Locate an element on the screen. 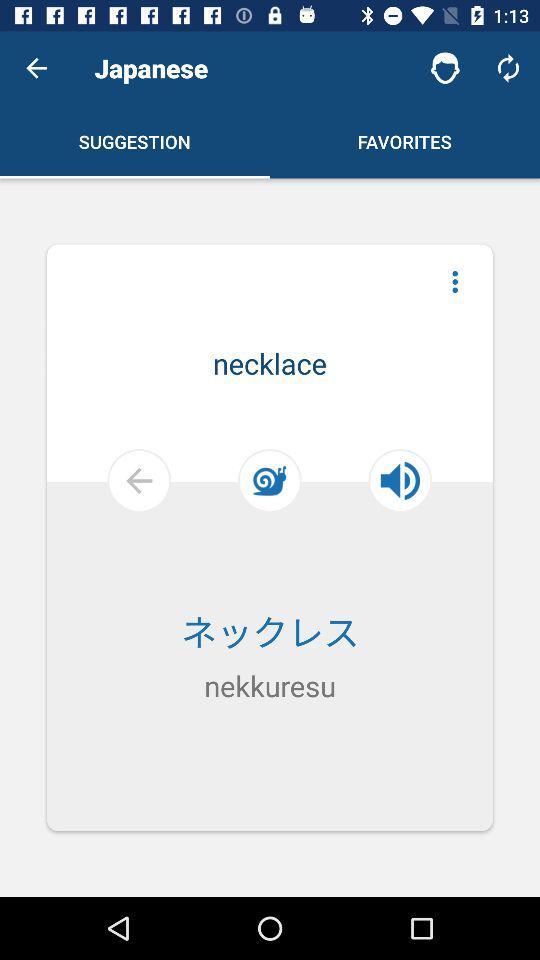 The height and width of the screenshot is (960, 540). the favorites which is in the right side of the first line is located at coordinates (405, 140).